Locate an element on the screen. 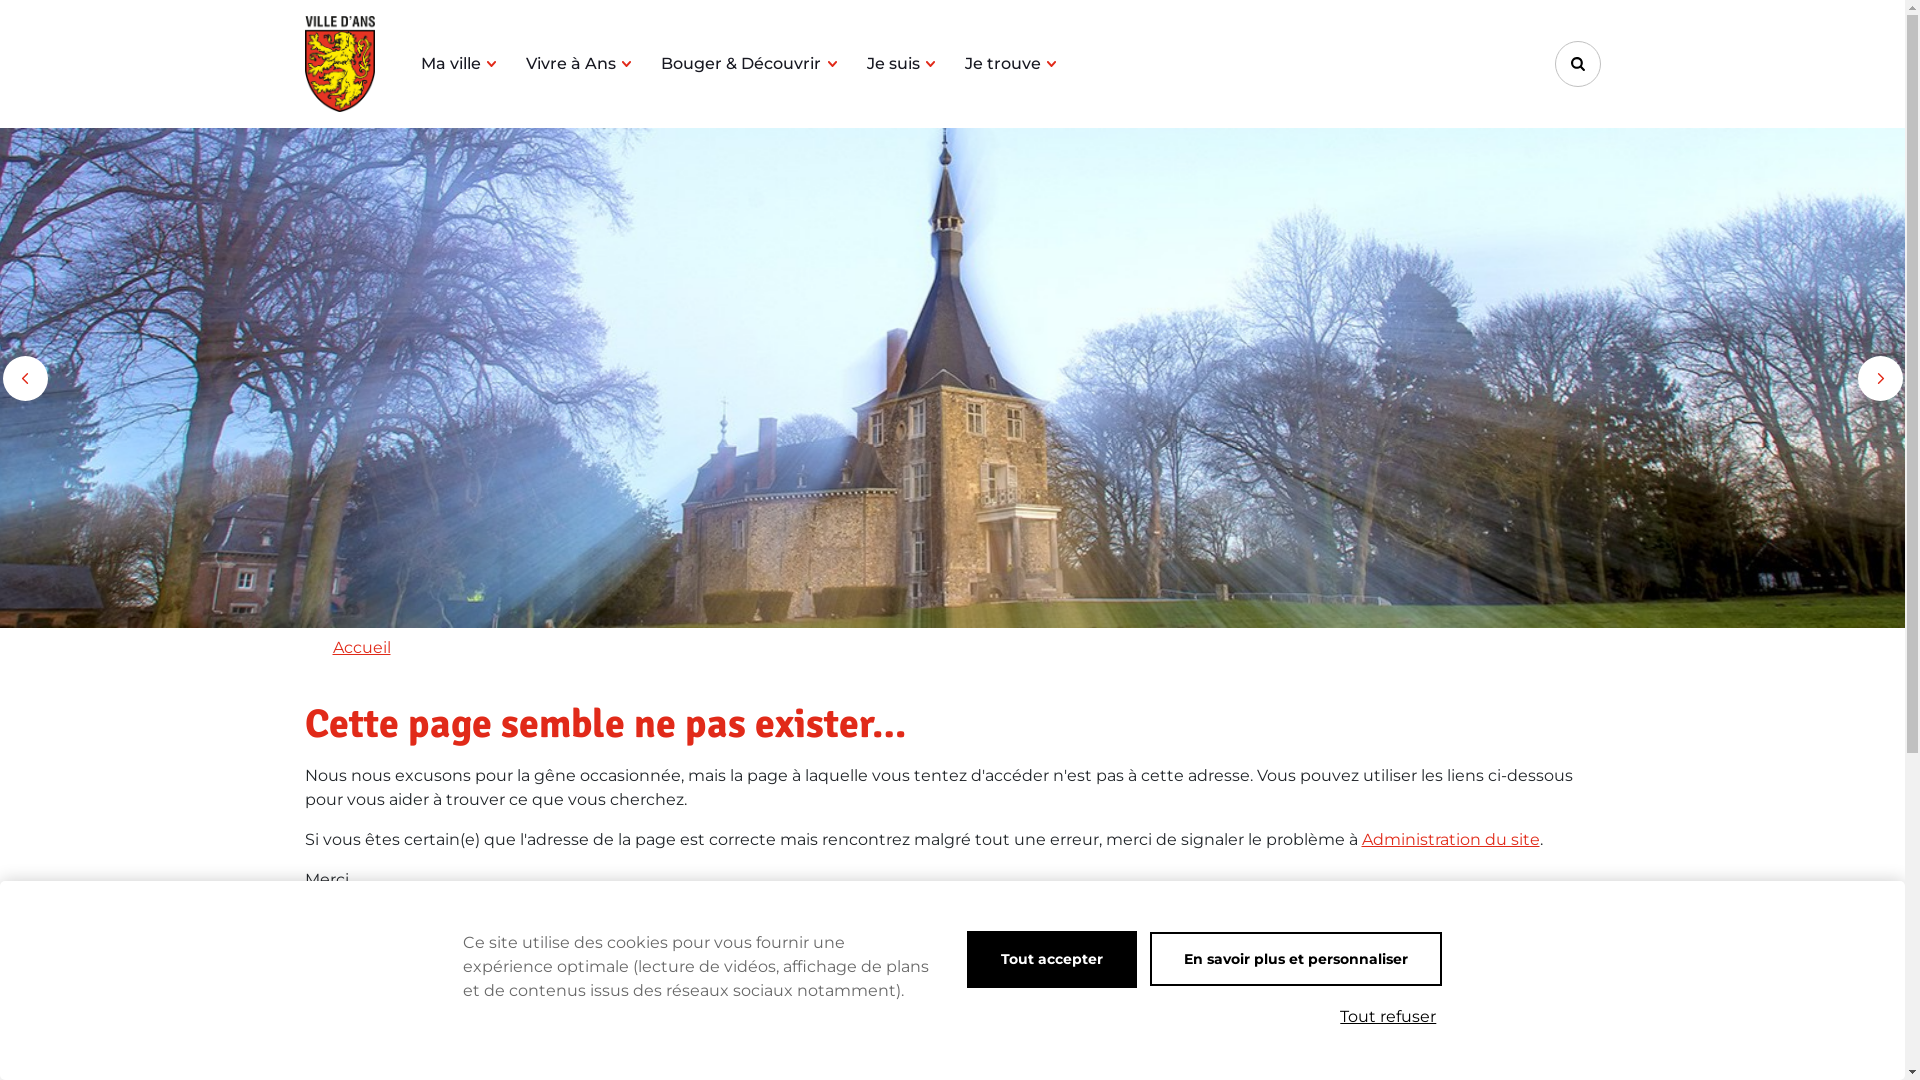  'Je trouve' is located at coordinates (964, 63).